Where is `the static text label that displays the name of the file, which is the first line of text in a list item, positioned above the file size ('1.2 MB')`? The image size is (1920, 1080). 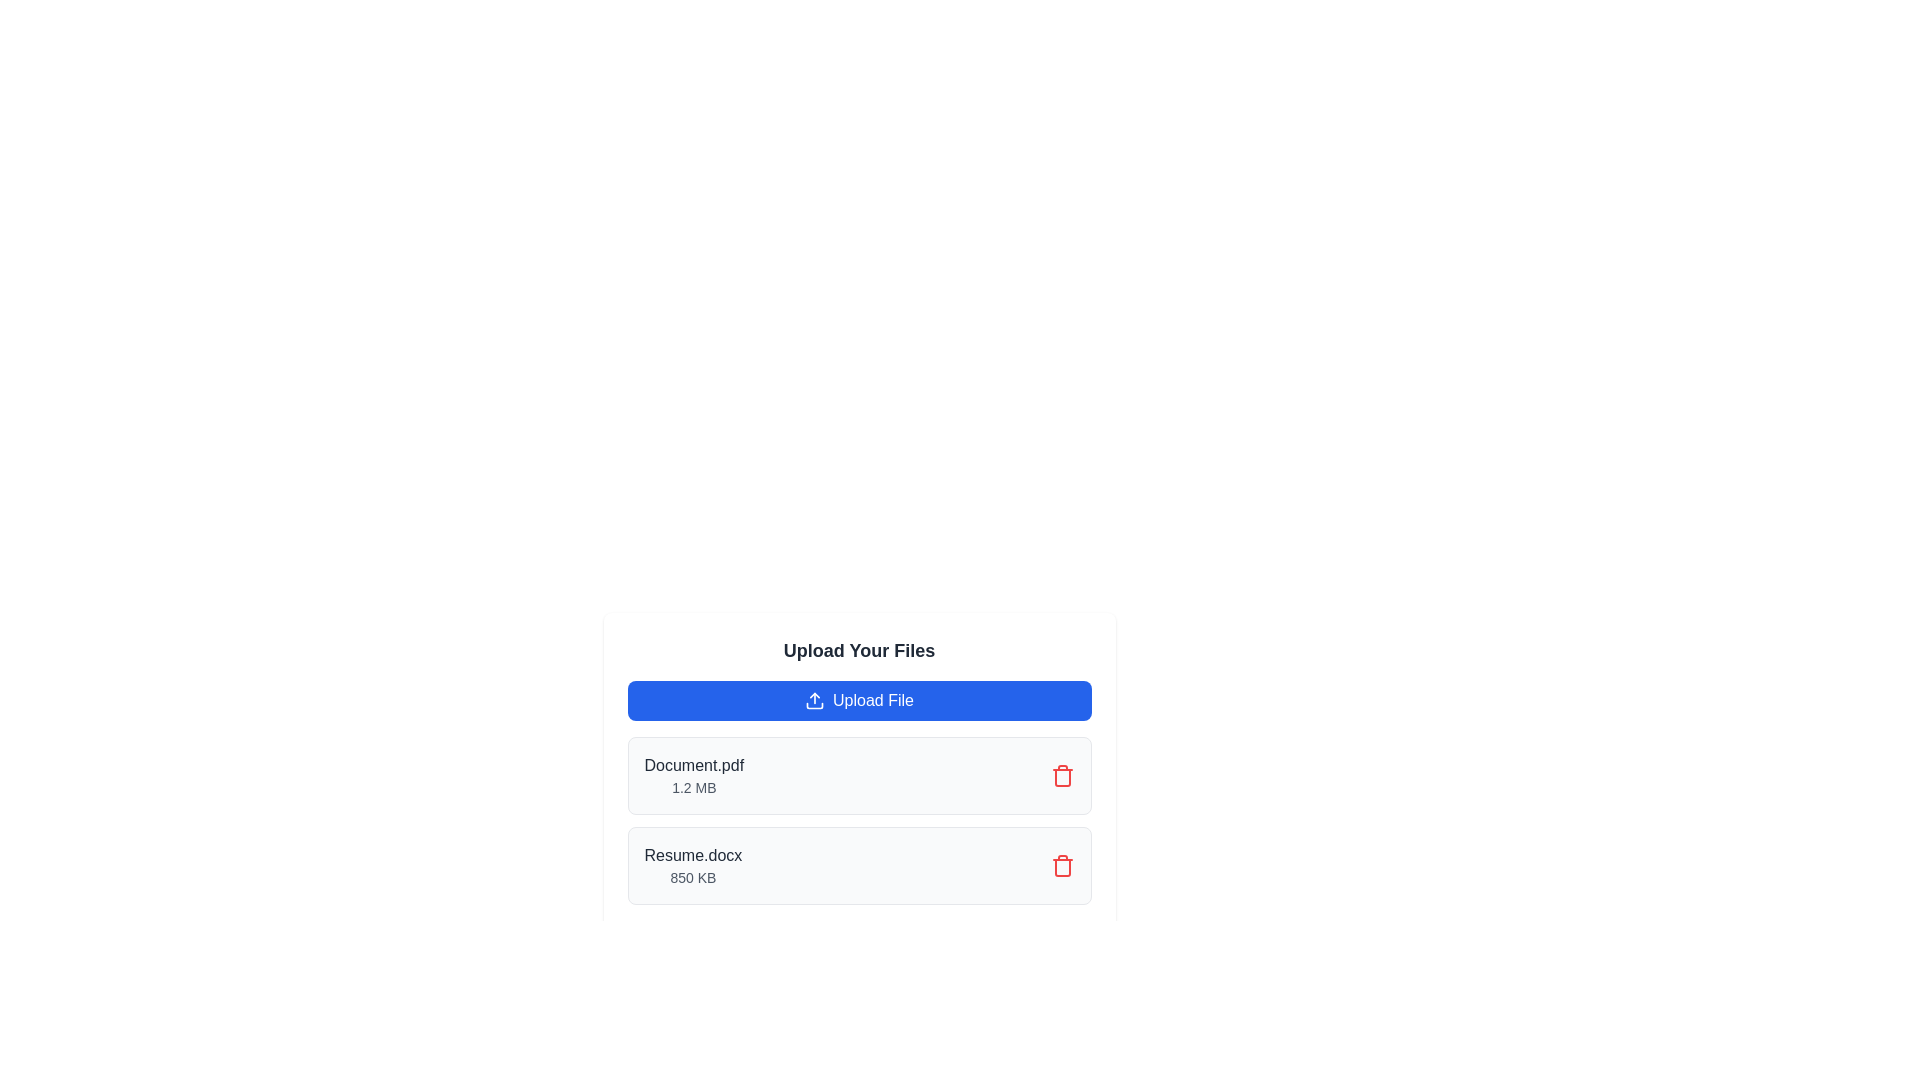
the static text label that displays the name of the file, which is the first line of text in a list item, positioned above the file size ('1.2 MB') is located at coordinates (694, 765).